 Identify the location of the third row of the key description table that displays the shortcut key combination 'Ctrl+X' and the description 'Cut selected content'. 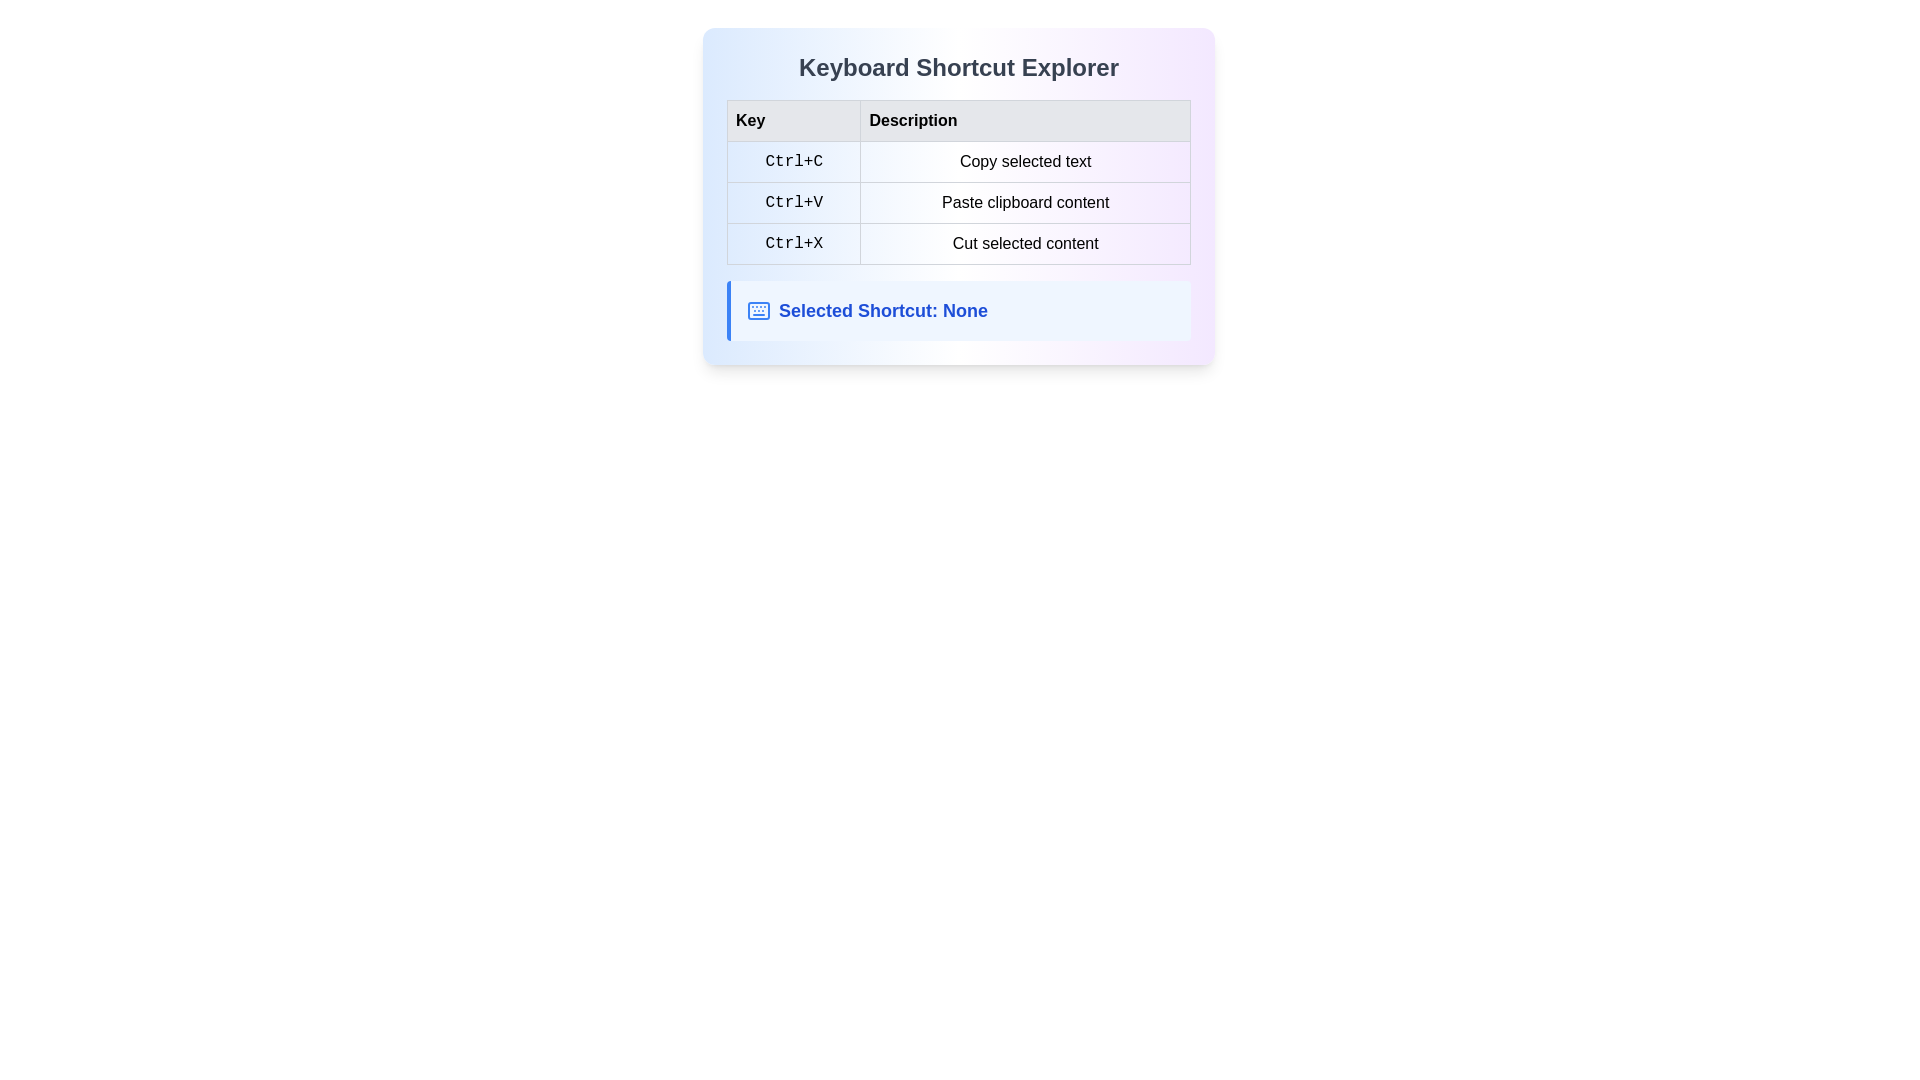
(958, 242).